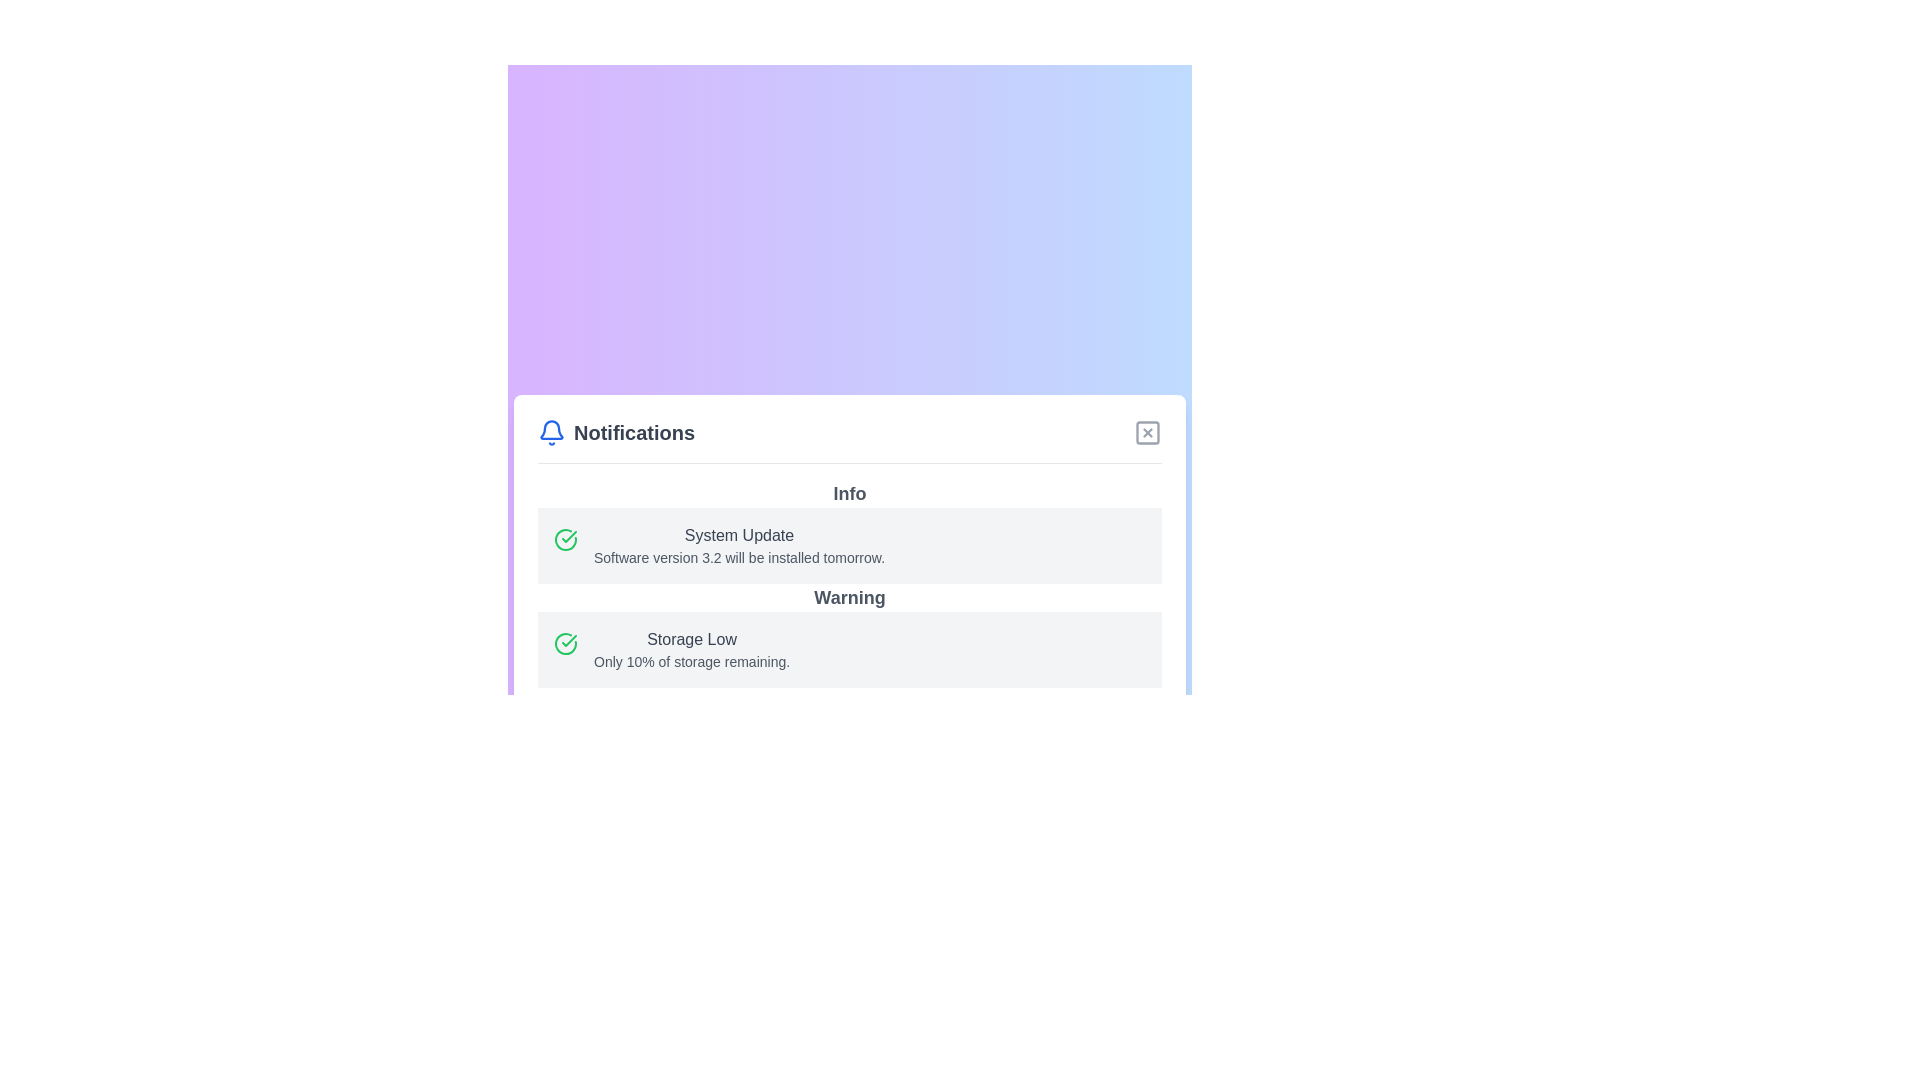 The image size is (1920, 1080). I want to click on the informational text about the scheduled software update located below the 'System Update' header in the notification card under the 'Info' section, so click(738, 557).